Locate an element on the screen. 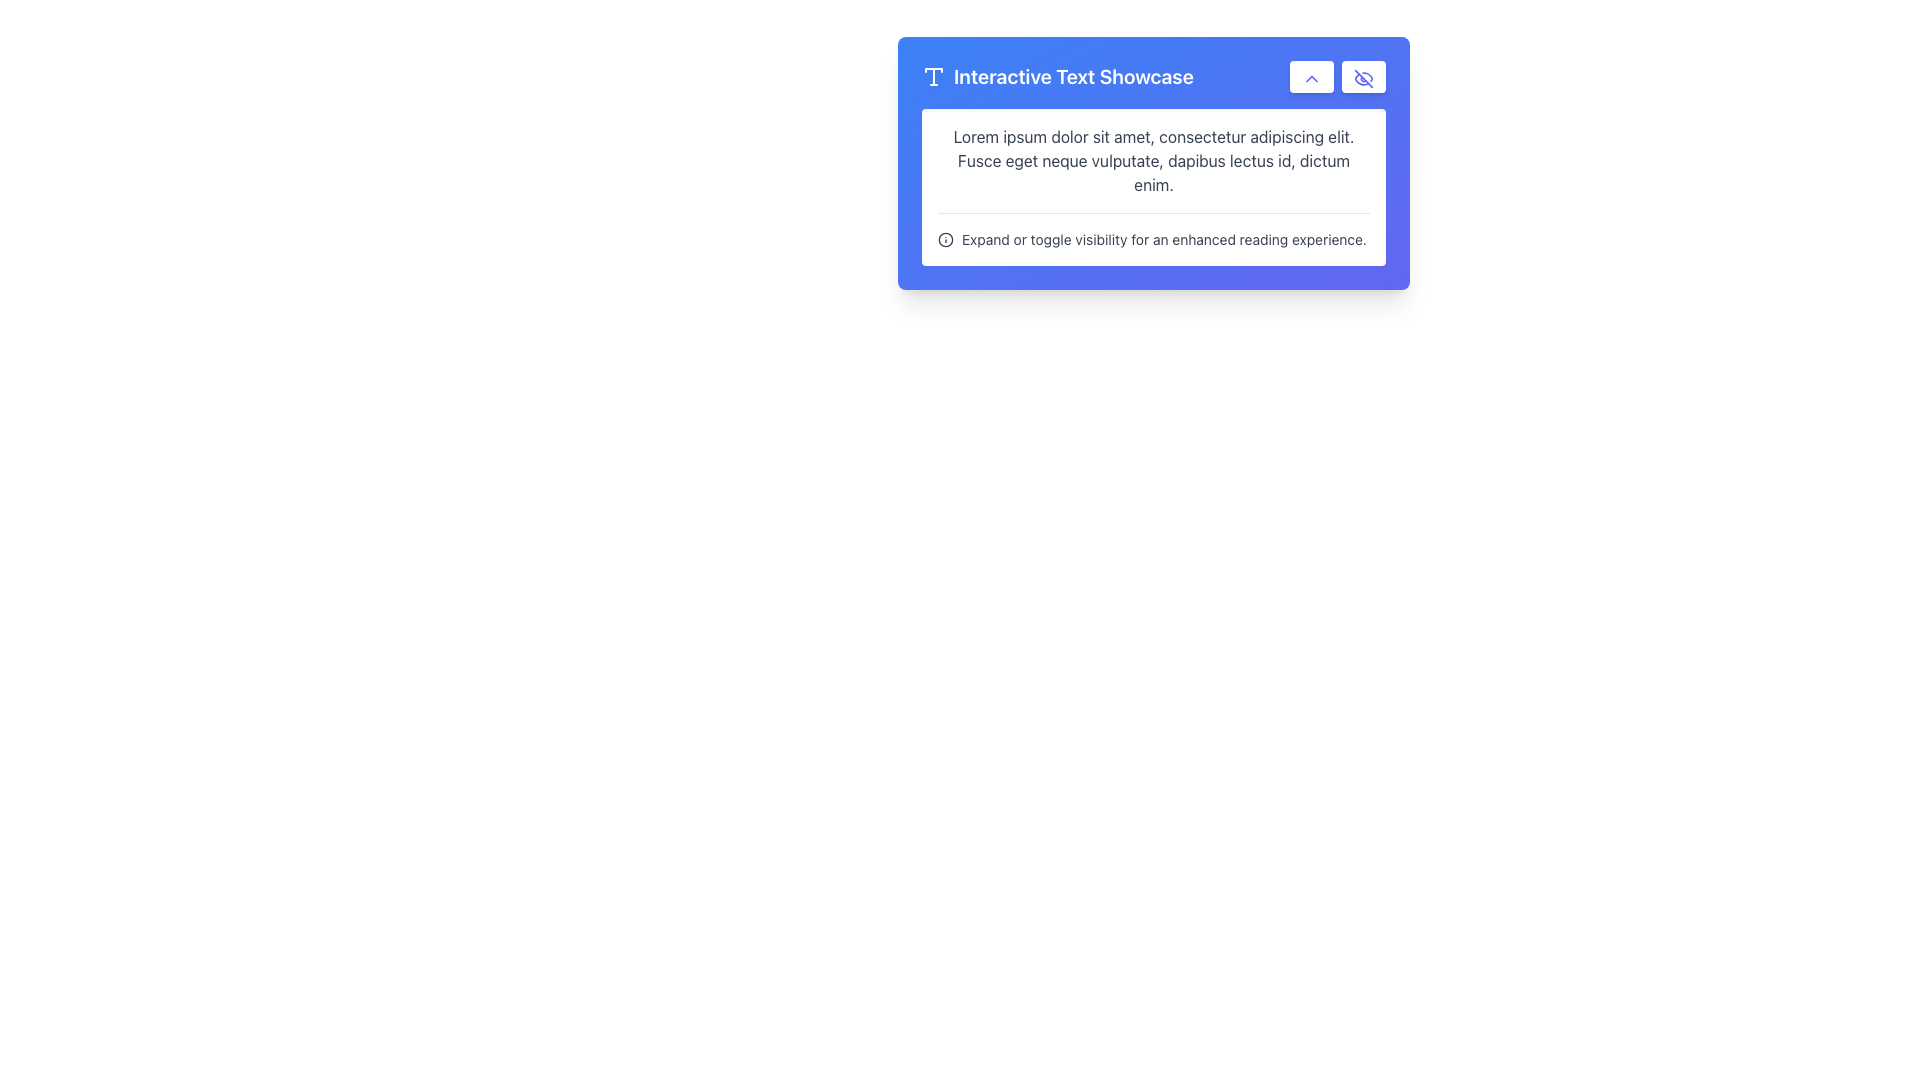 The image size is (1920, 1080). the 'Interactive Text Showcase' element, which is a prominently styled text display in white against a blue background, located in the header section to the right of a 'T' icon is located at coordinates (1072, 76).